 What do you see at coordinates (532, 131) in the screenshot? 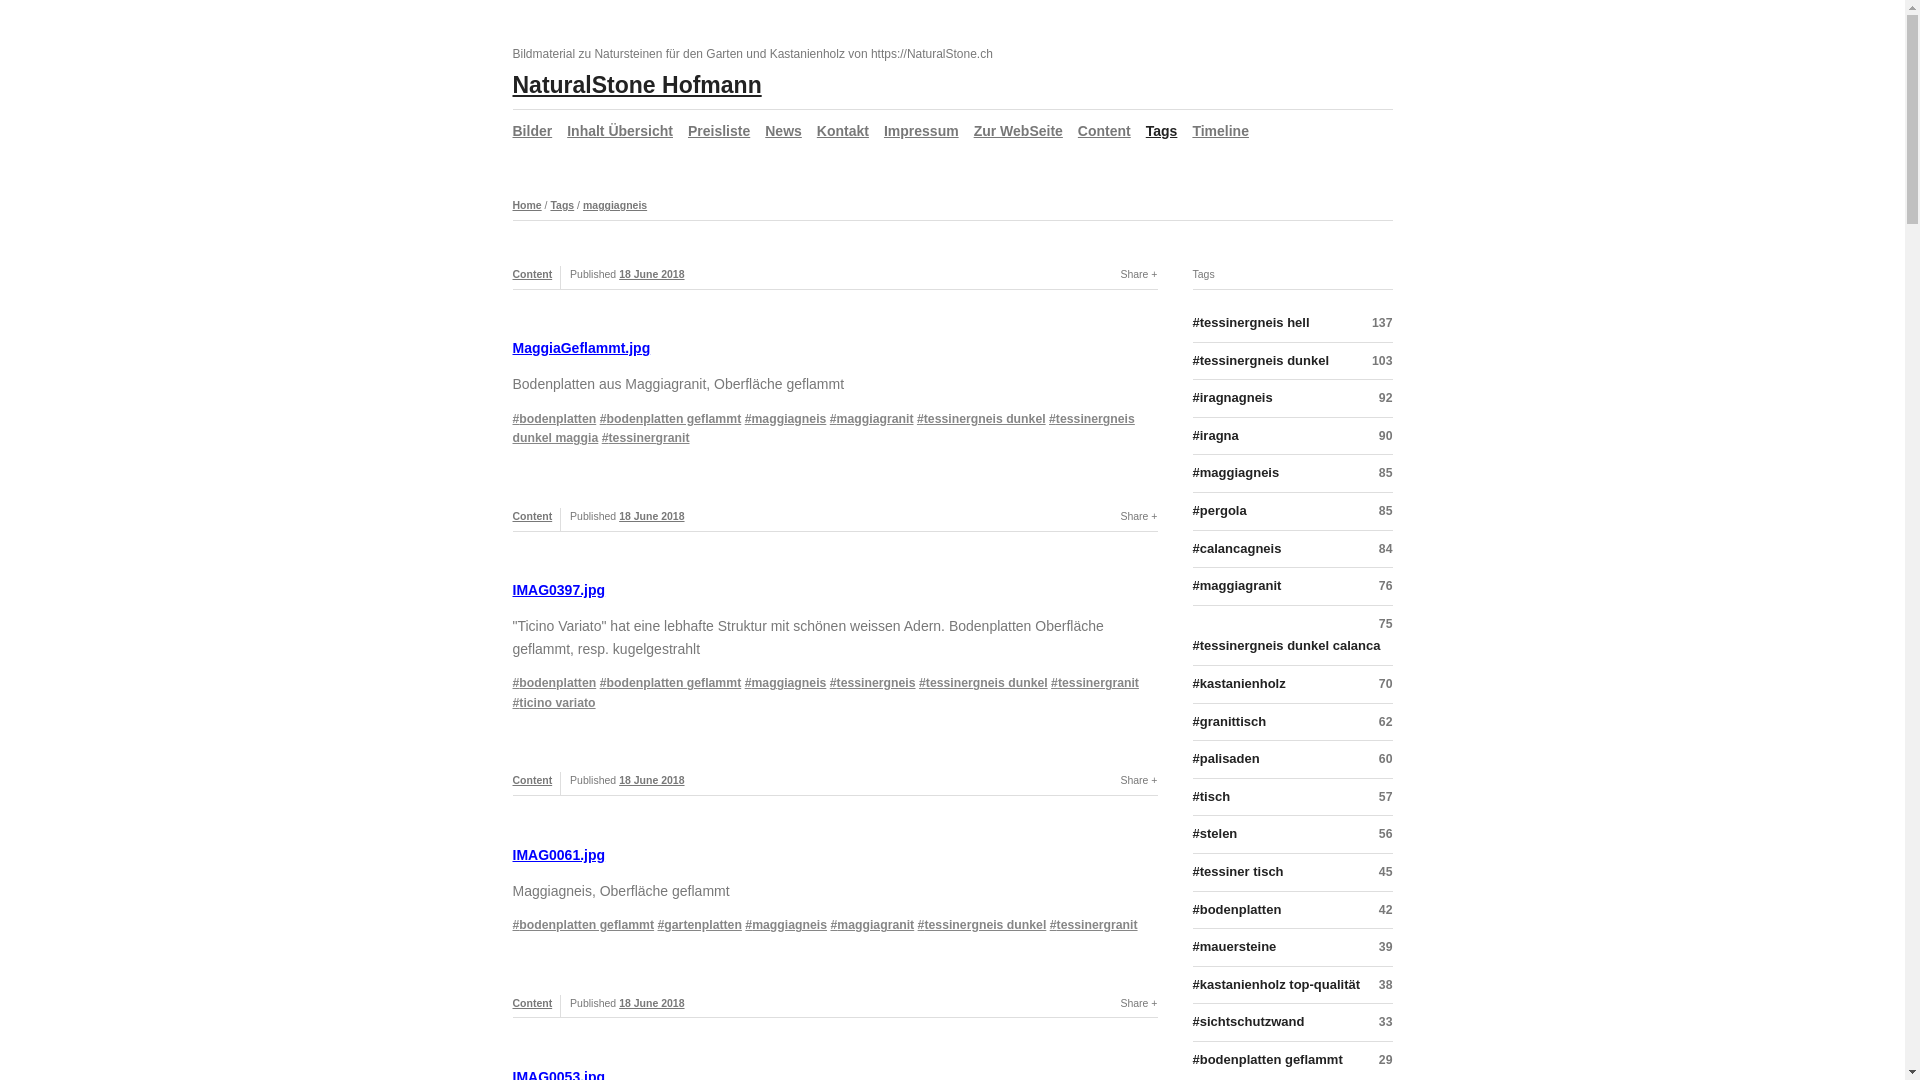
I see `'Bilder'` at bounding box center [532, 131].